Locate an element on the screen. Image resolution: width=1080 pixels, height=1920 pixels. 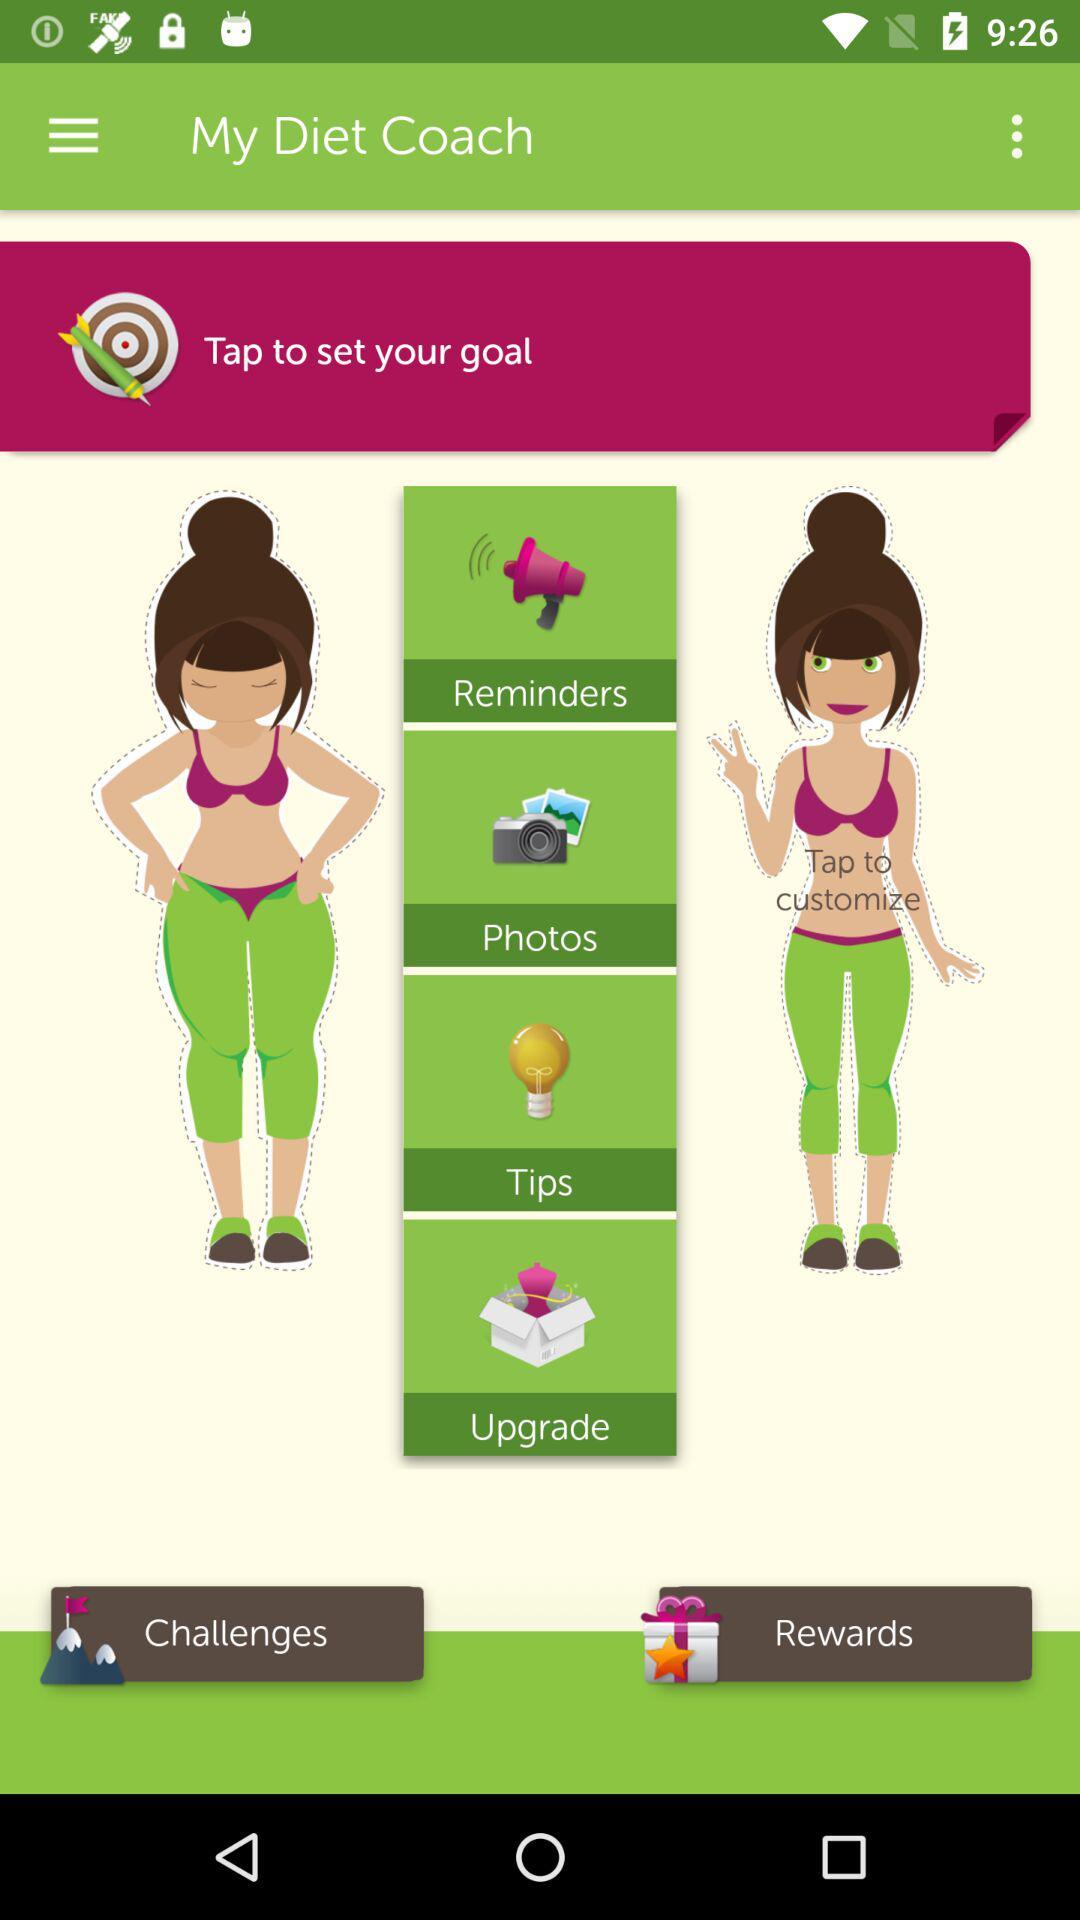
item to the right of challenges icon is located at coordinates (844, 1640).